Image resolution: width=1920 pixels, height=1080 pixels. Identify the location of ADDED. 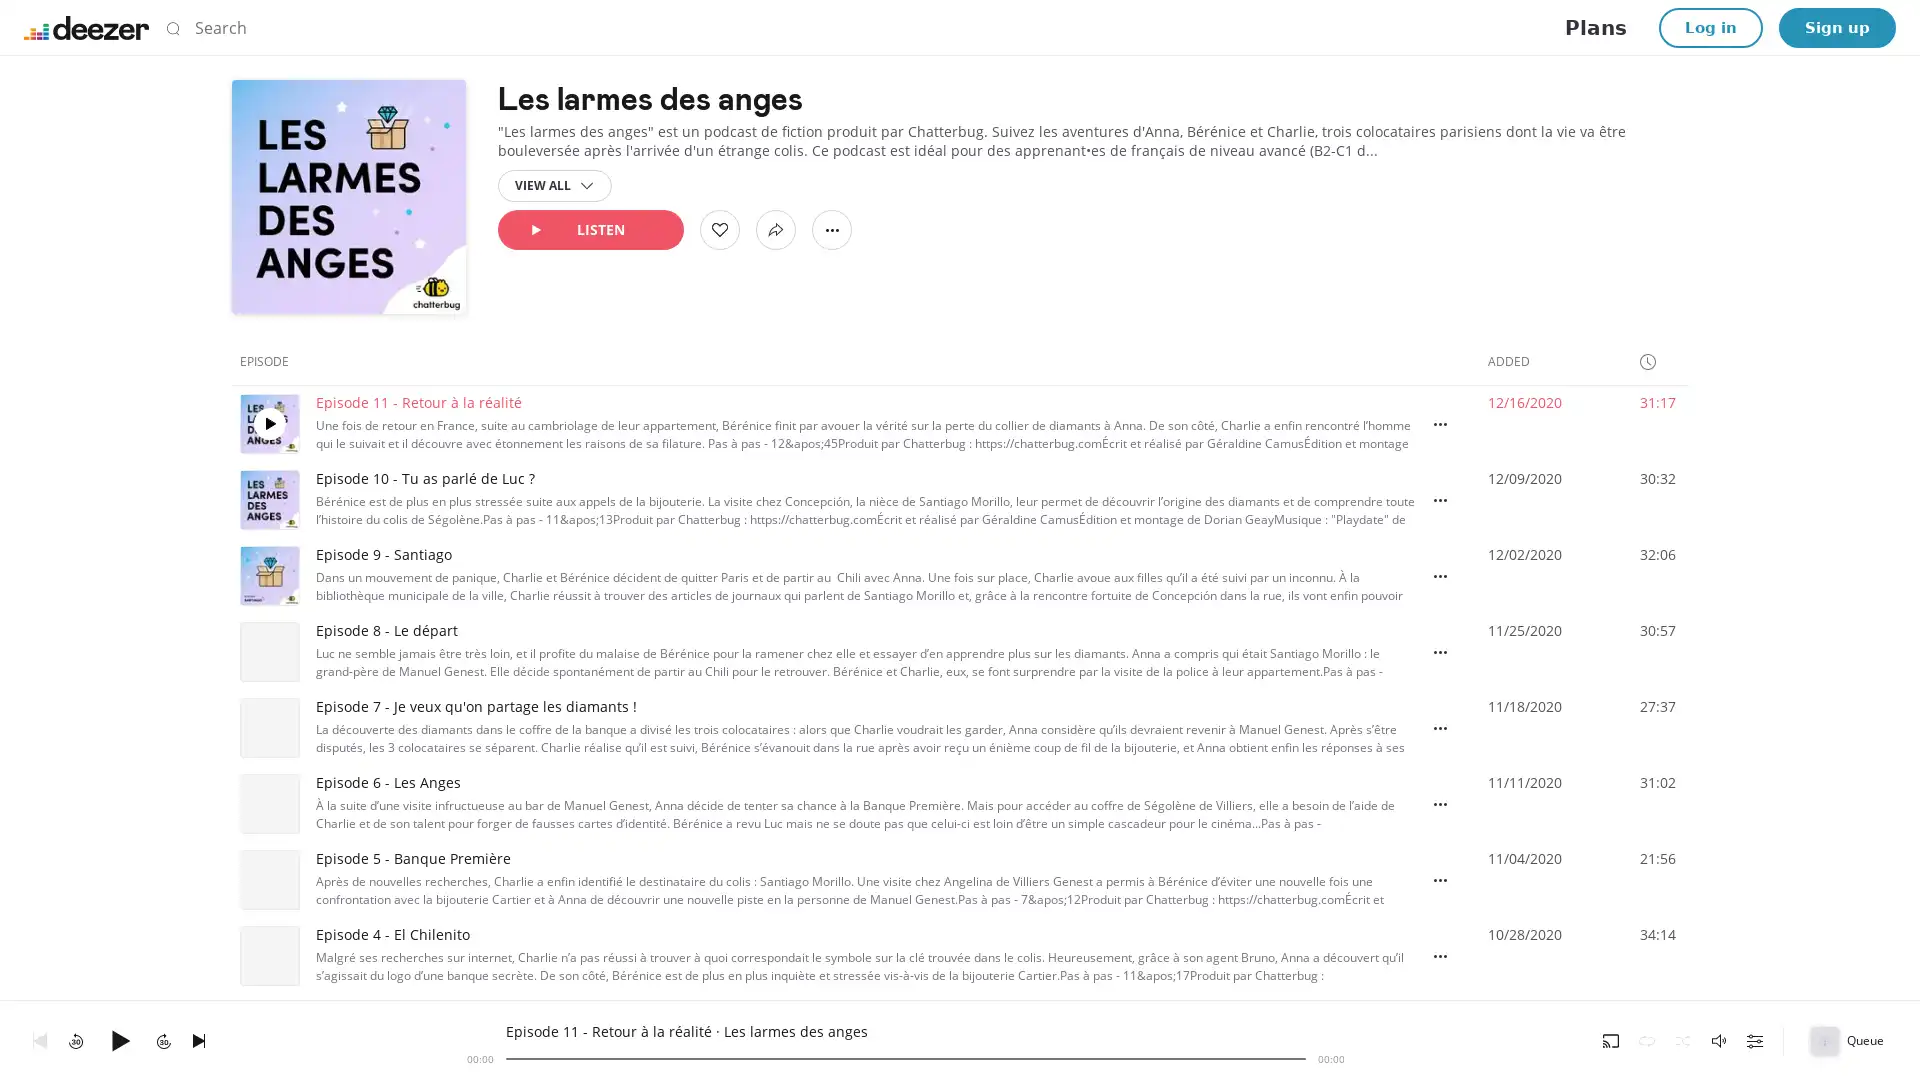
(1517, 361).